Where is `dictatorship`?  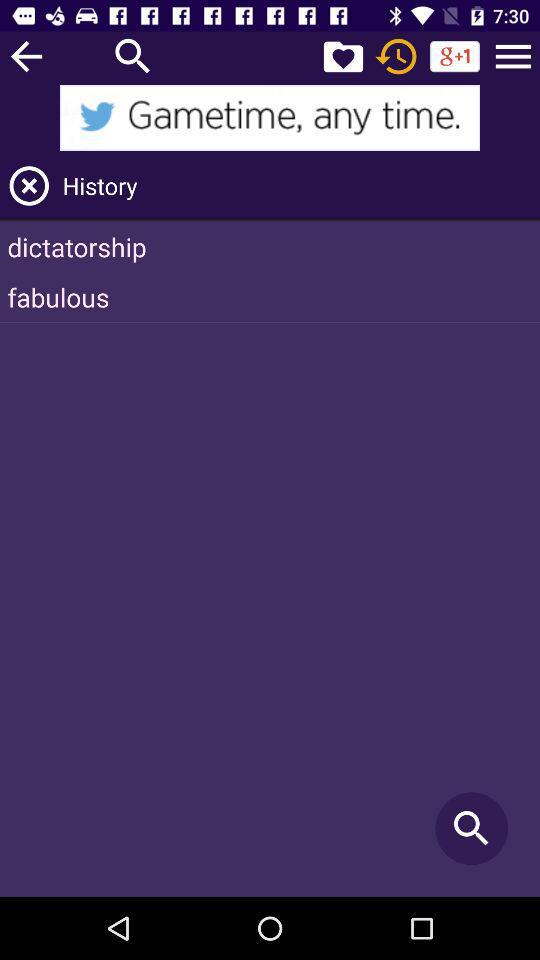 dictatorship is located at coordinates (270, 245).